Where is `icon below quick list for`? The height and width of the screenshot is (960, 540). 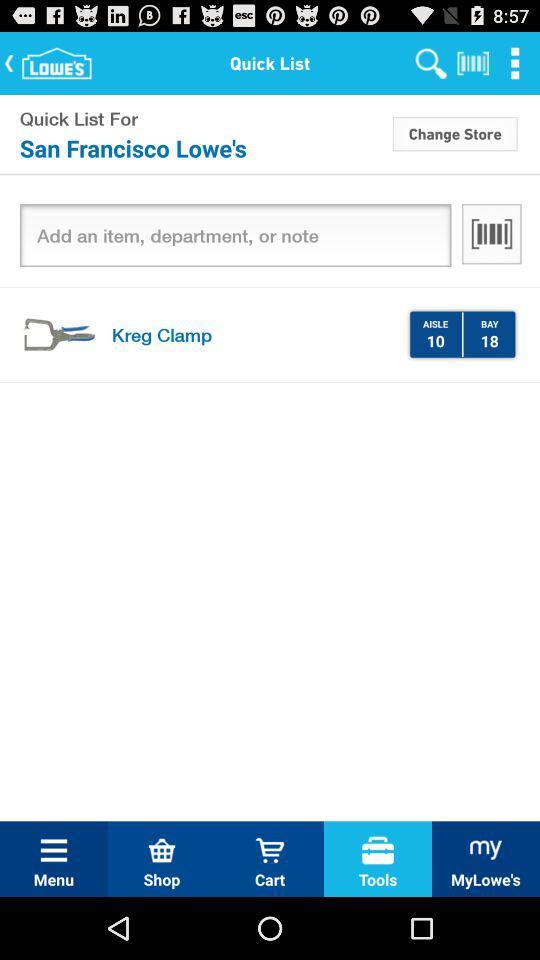
icon below quick list for is located at coordinates (204, 146).